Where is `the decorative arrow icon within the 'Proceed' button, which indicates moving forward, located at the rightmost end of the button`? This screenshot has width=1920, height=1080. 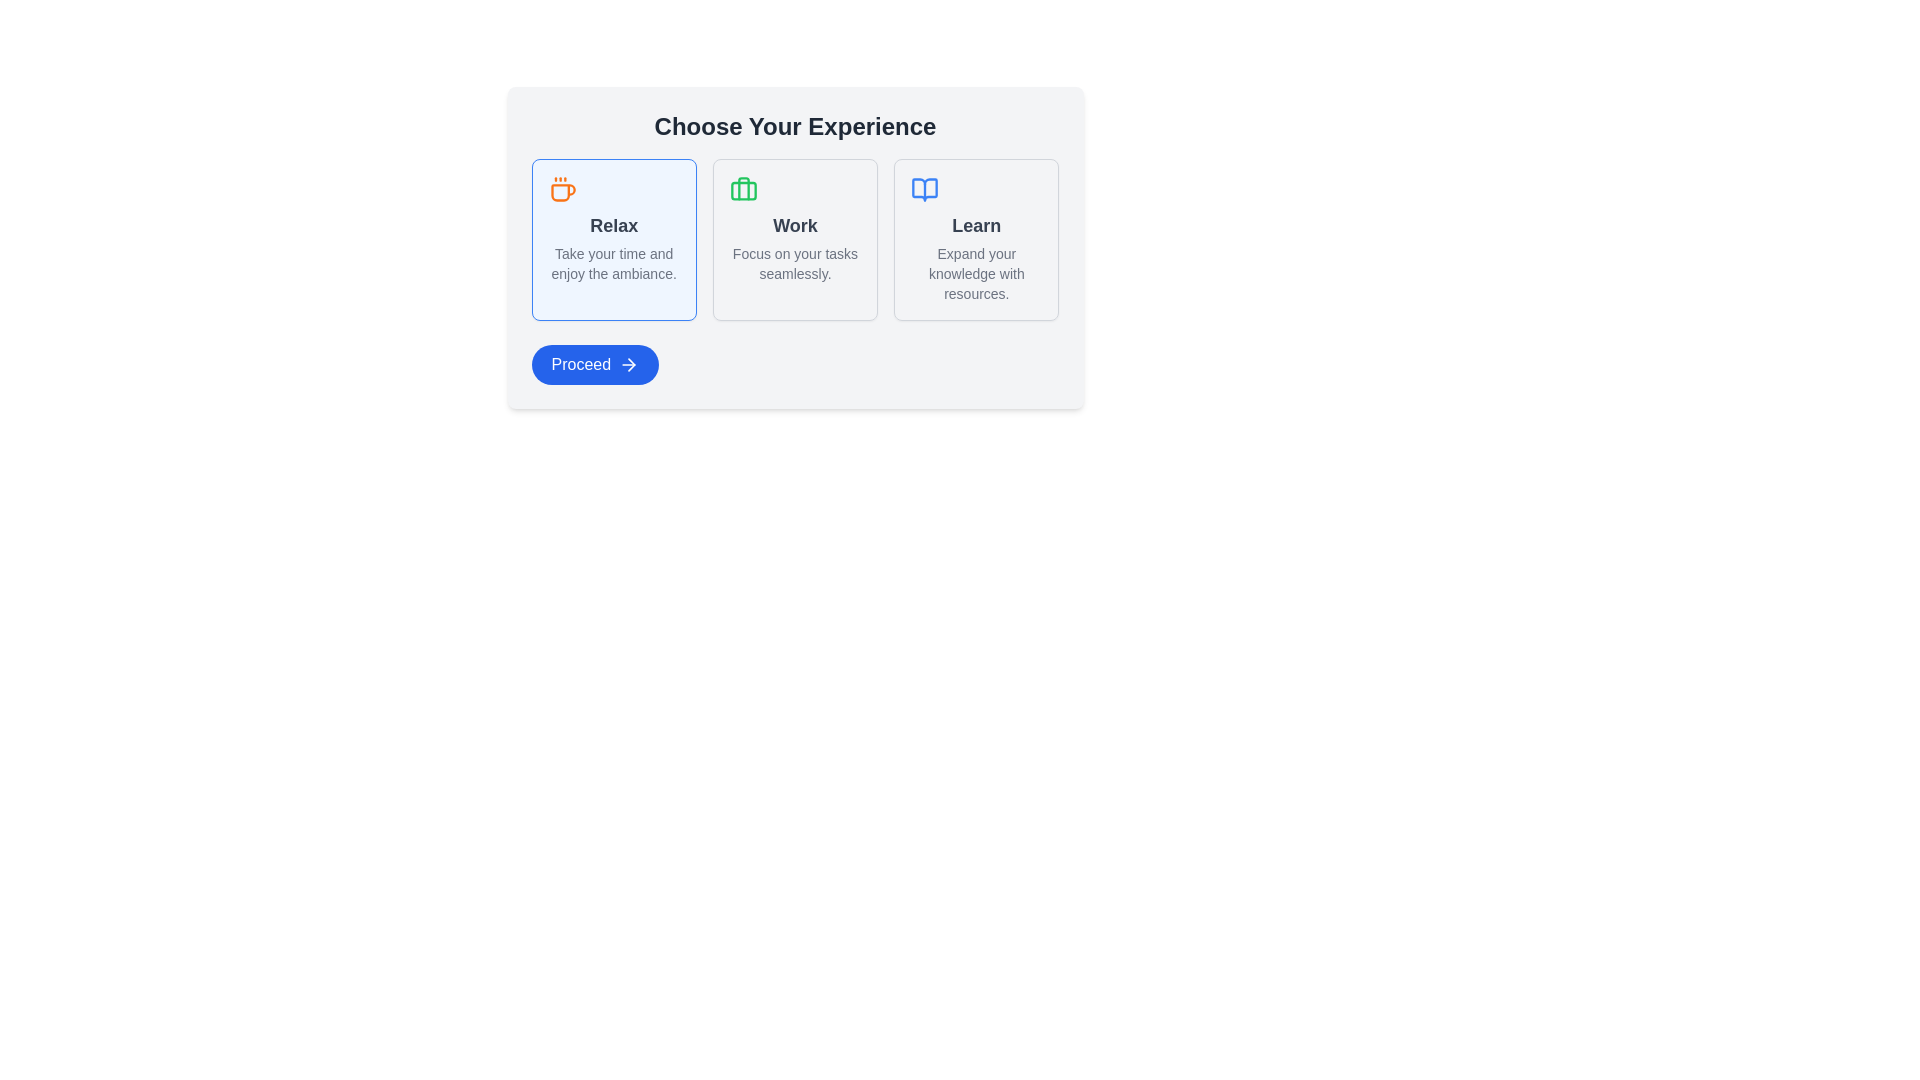 the decorative arrow icon within the 'Proceed' button, which indicates moving forward, located at the rightmost end of the button is located at coordinates (631, 365).